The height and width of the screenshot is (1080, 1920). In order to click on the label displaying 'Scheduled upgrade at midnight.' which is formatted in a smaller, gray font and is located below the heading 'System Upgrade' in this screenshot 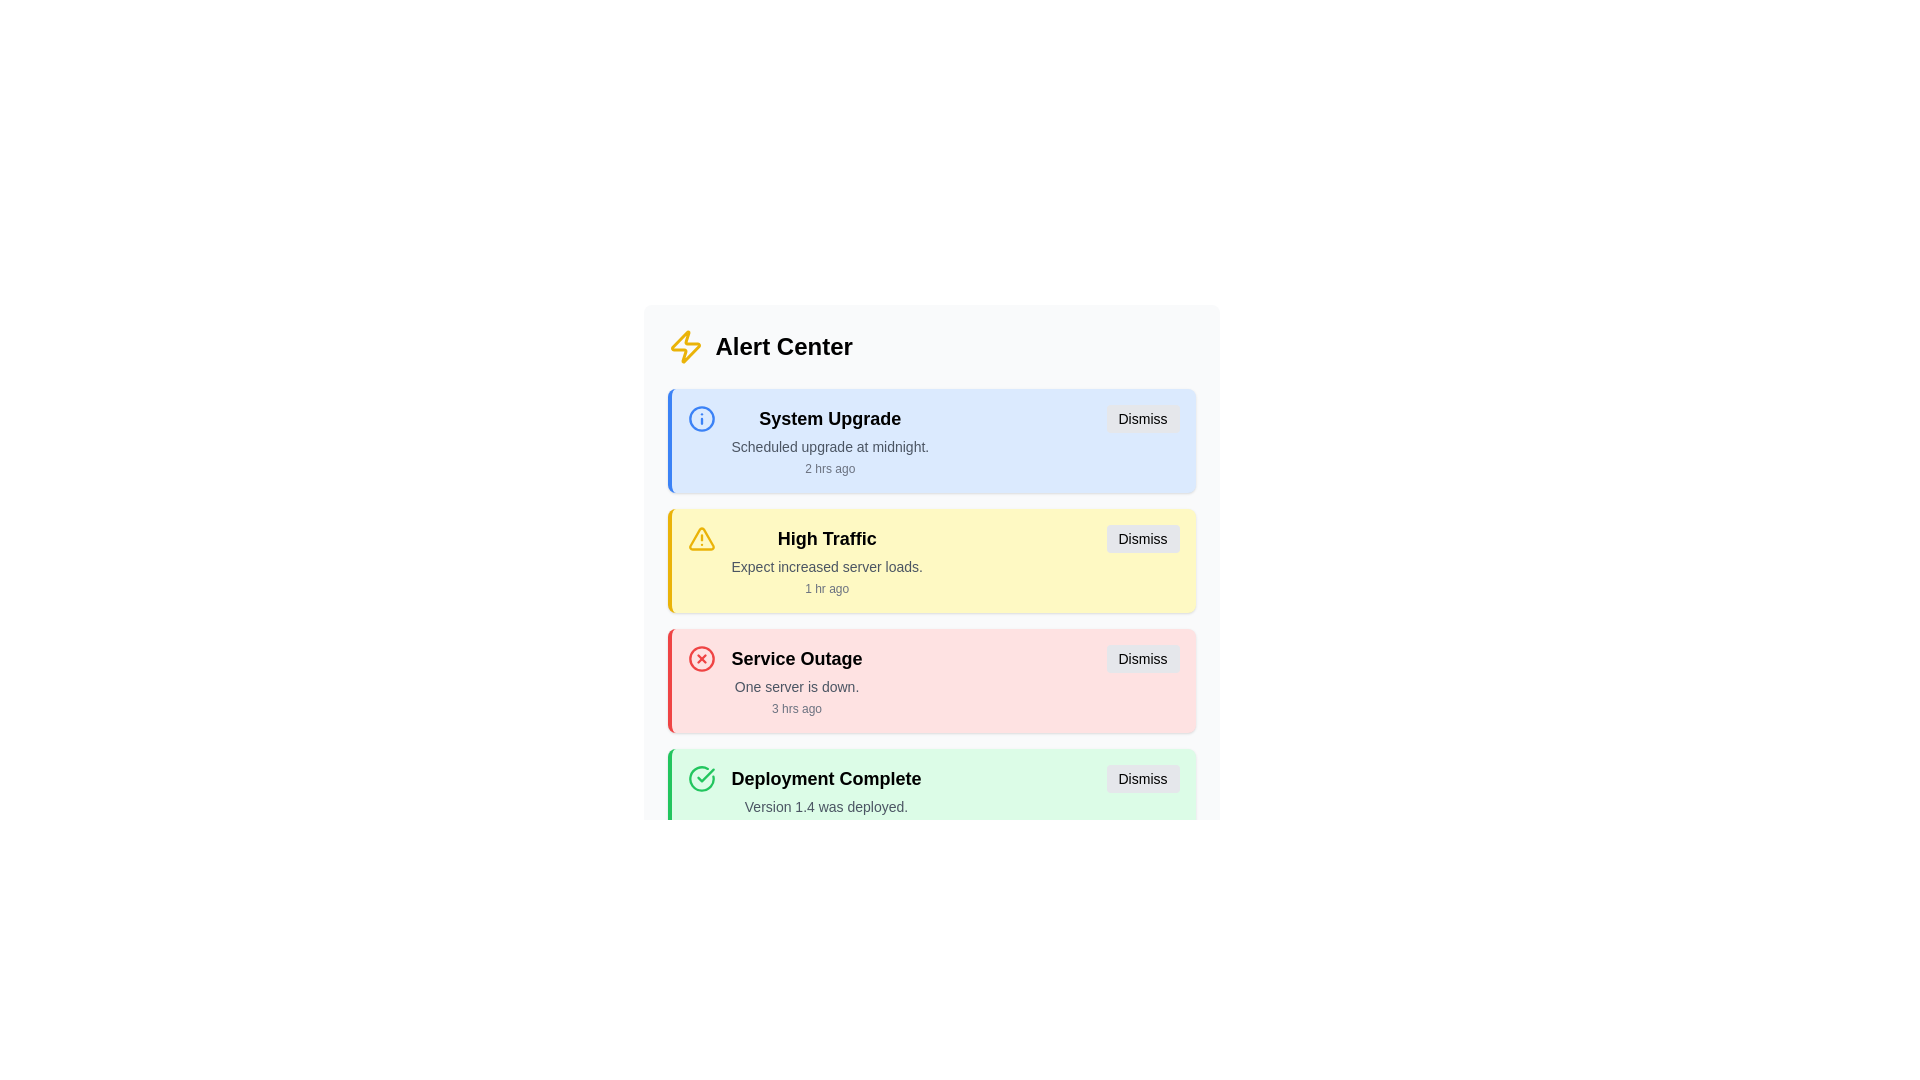, I will do `click(830, 446)`.